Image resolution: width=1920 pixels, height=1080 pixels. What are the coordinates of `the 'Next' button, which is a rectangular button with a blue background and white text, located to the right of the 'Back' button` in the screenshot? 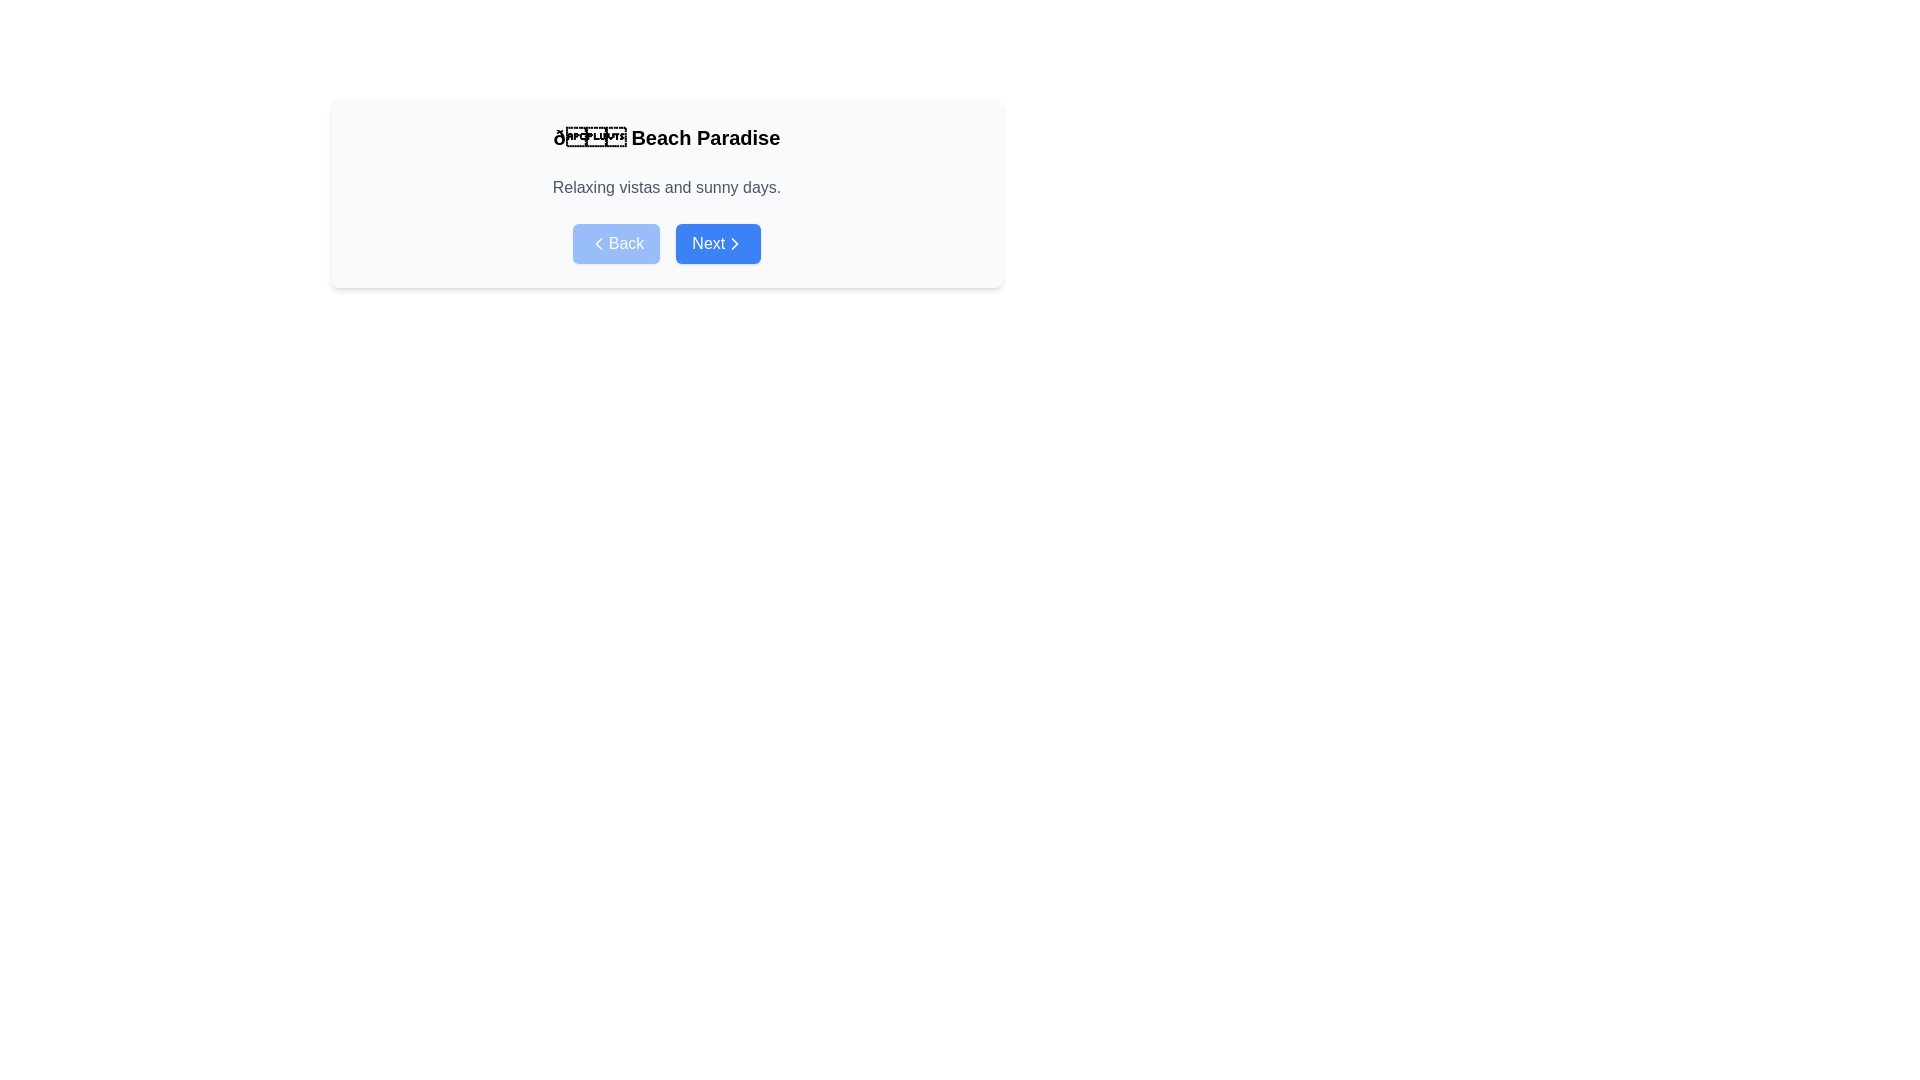 It's located at (718, 242).